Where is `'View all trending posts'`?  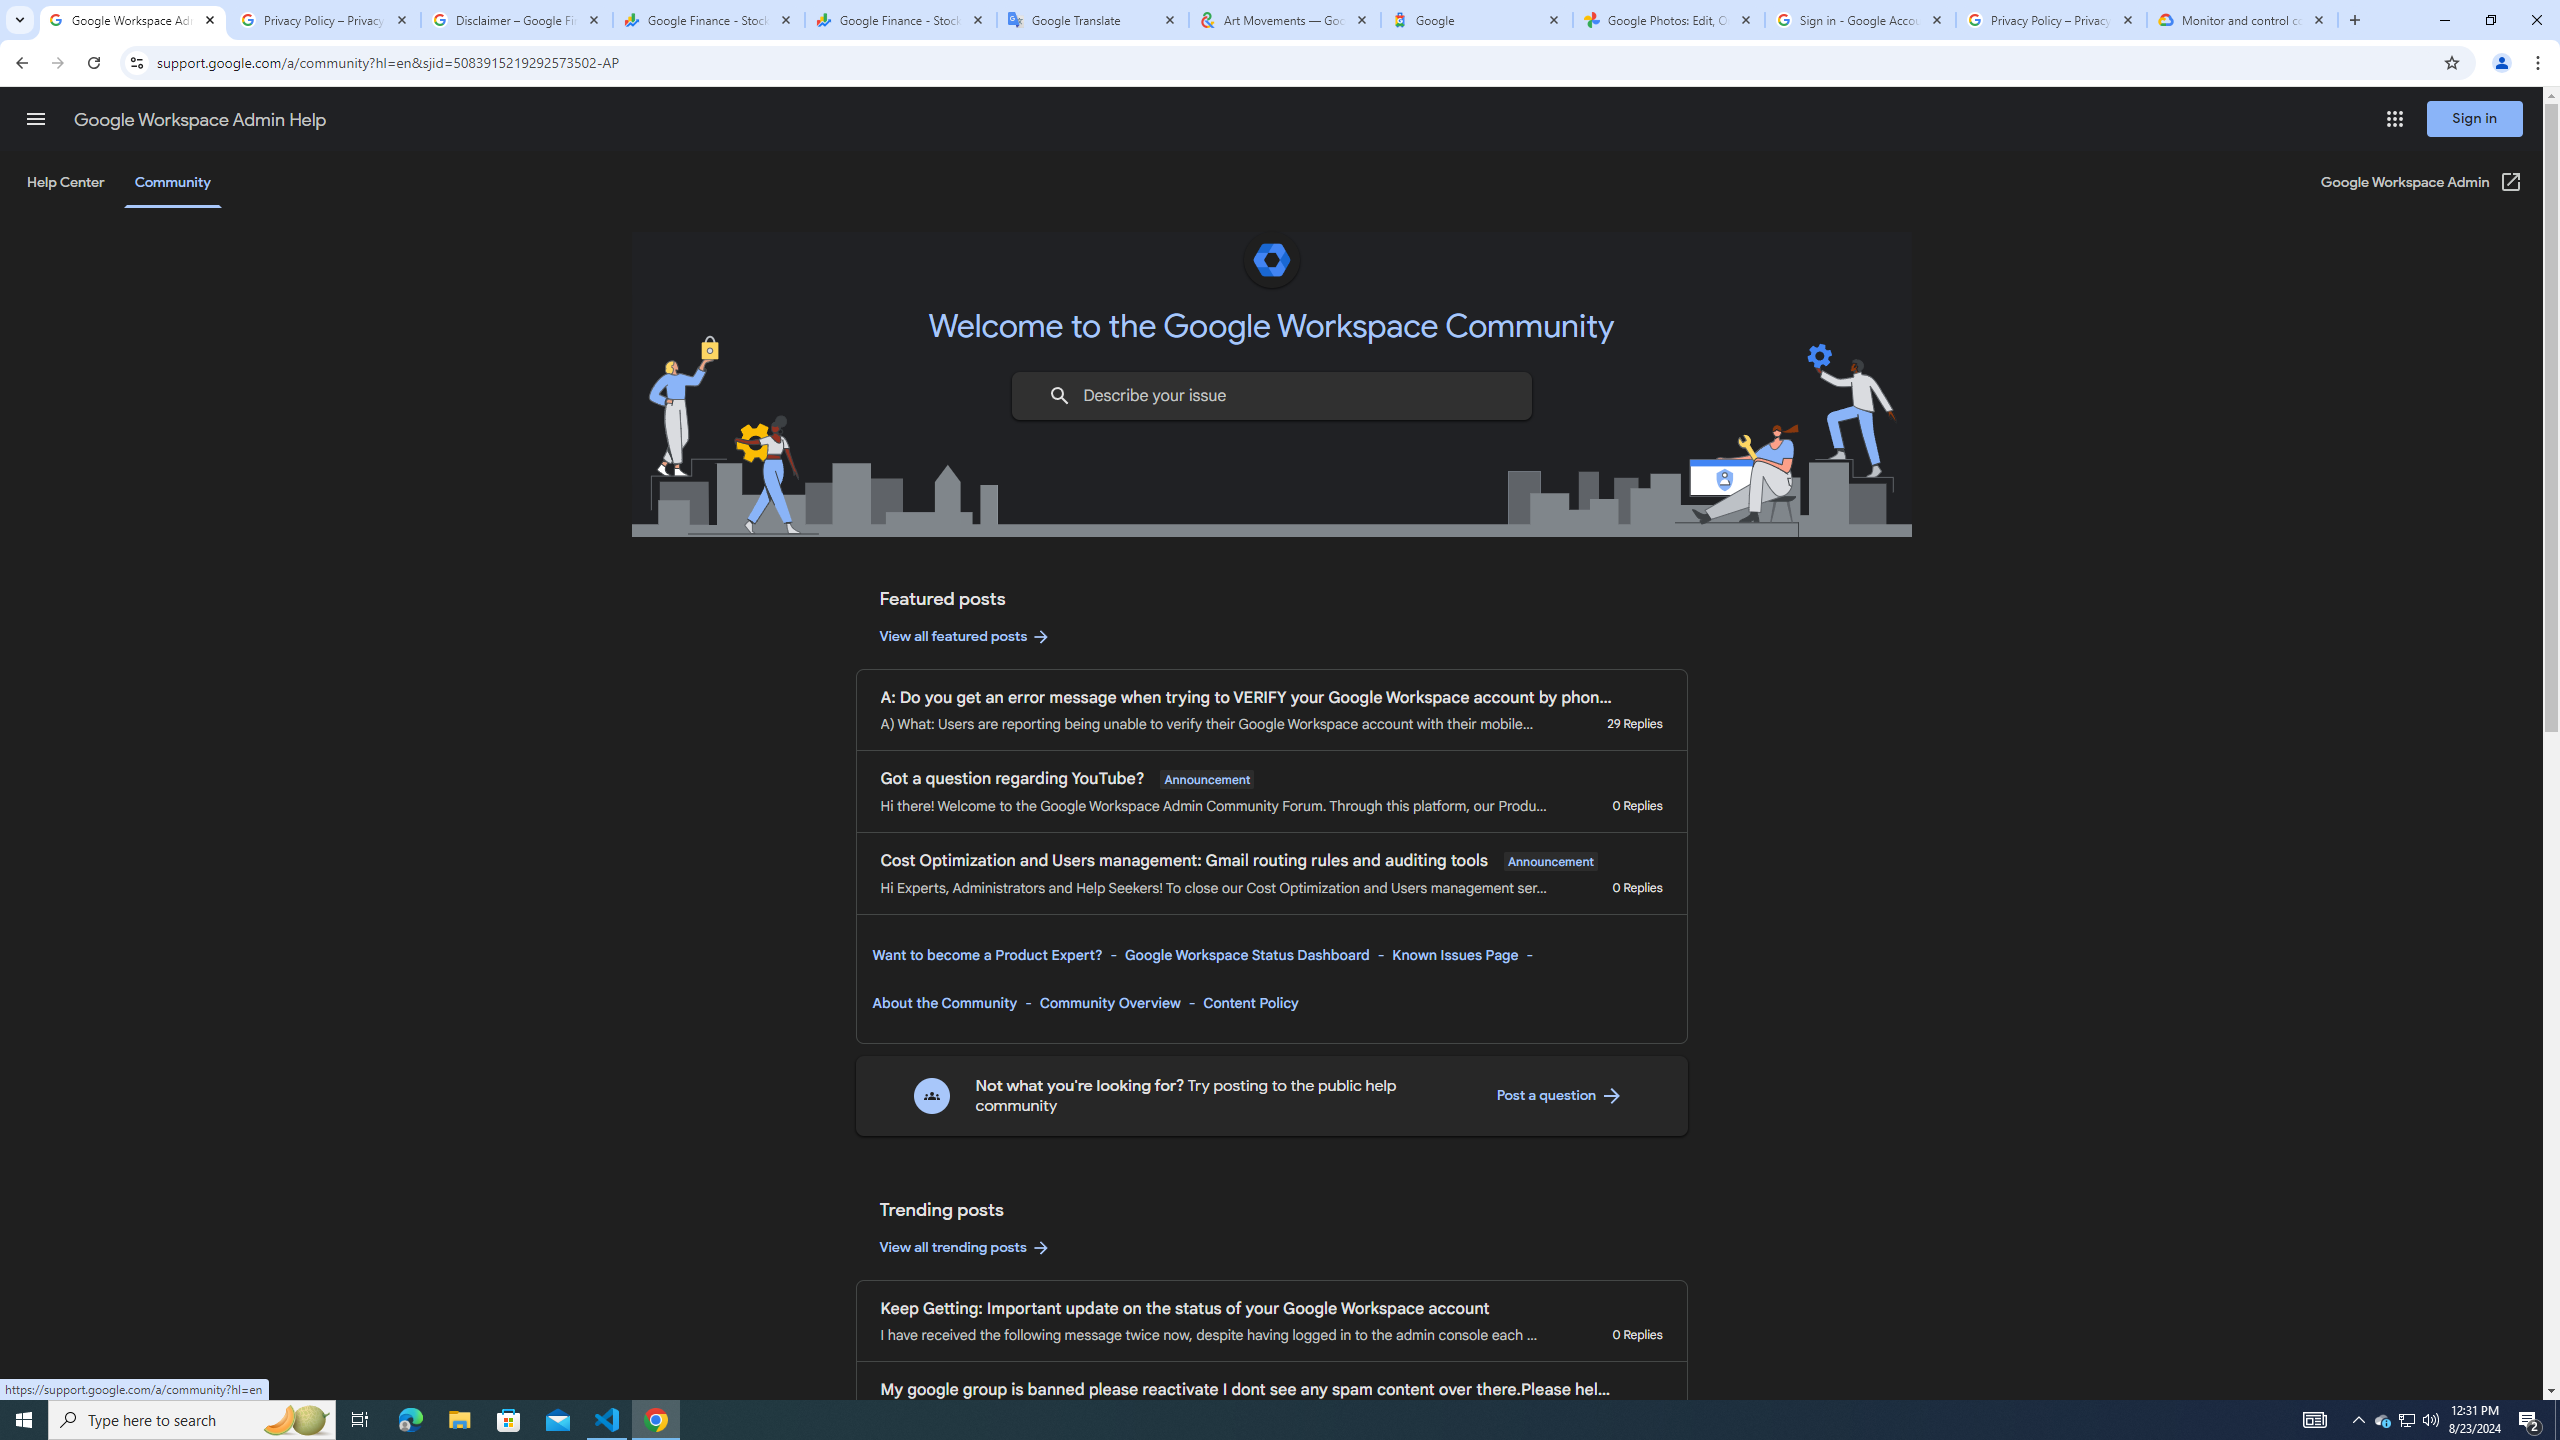 'View all trending posts' is located at coordinates (965, 1246).